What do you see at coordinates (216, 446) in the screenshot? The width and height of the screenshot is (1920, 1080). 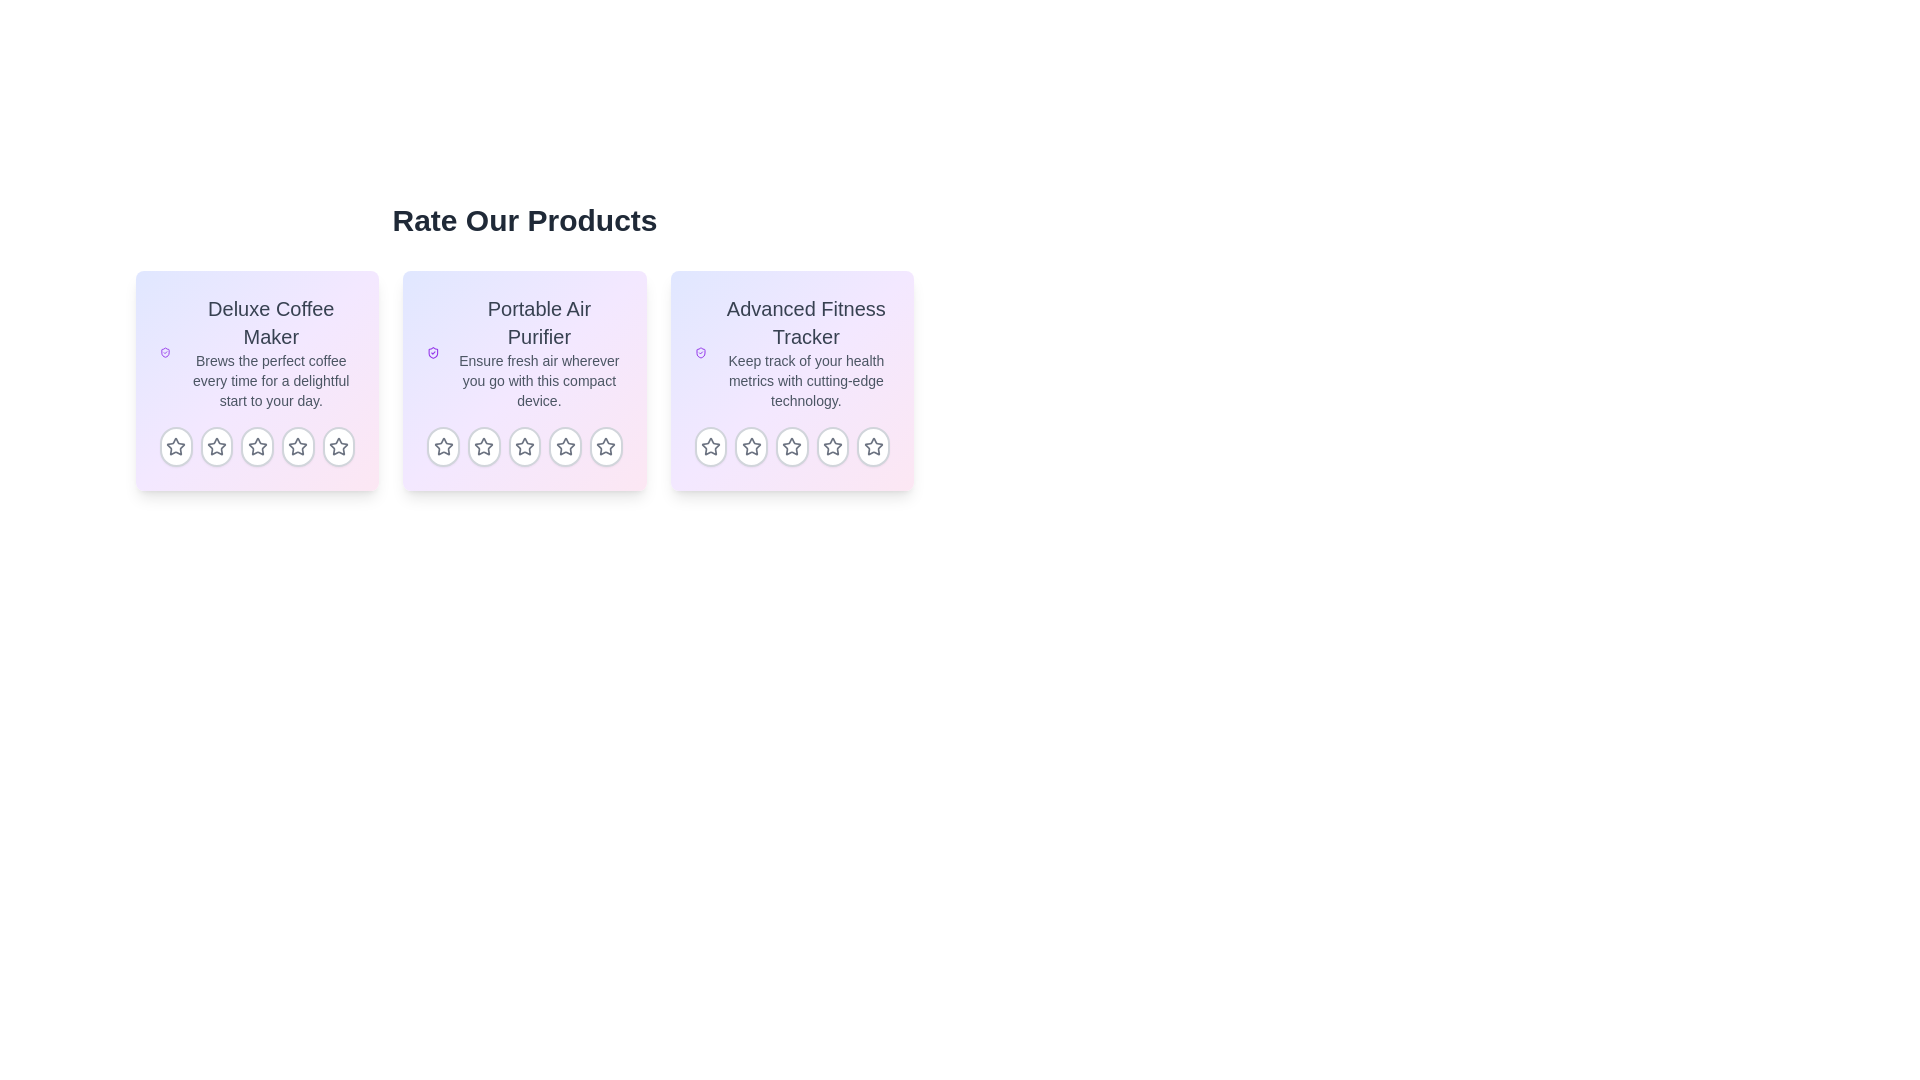 I see `the first star-shaped icon in the rating interface under the 'Deluxe Coffee Maker' product` at bounding box center [216, 446].